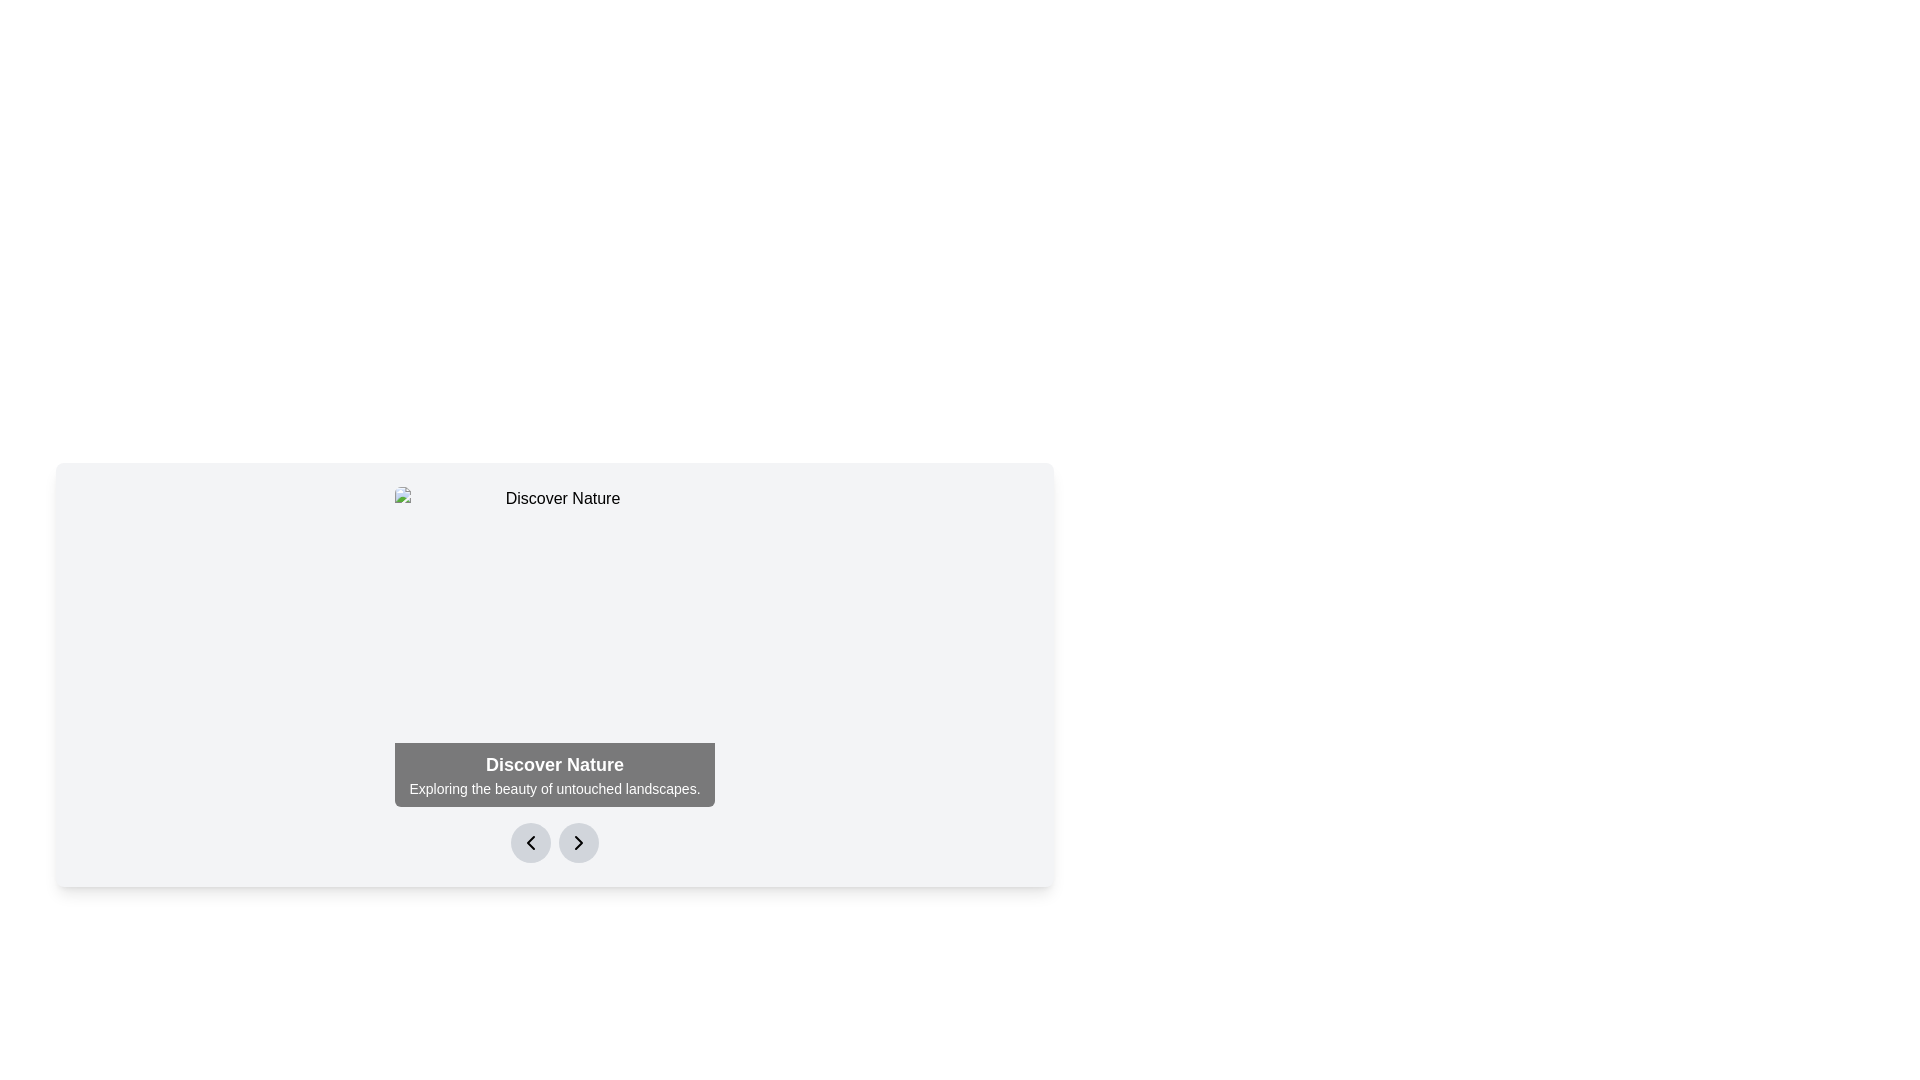 The height and width of the screenshot is (1080, 1920). What do you see at coordinates (578, 843) in the screenshot?
I see `the second button, which navigates to the next item in the 'Discover Nature' card, to observe visual feedback` at bounding box center [578, 843].